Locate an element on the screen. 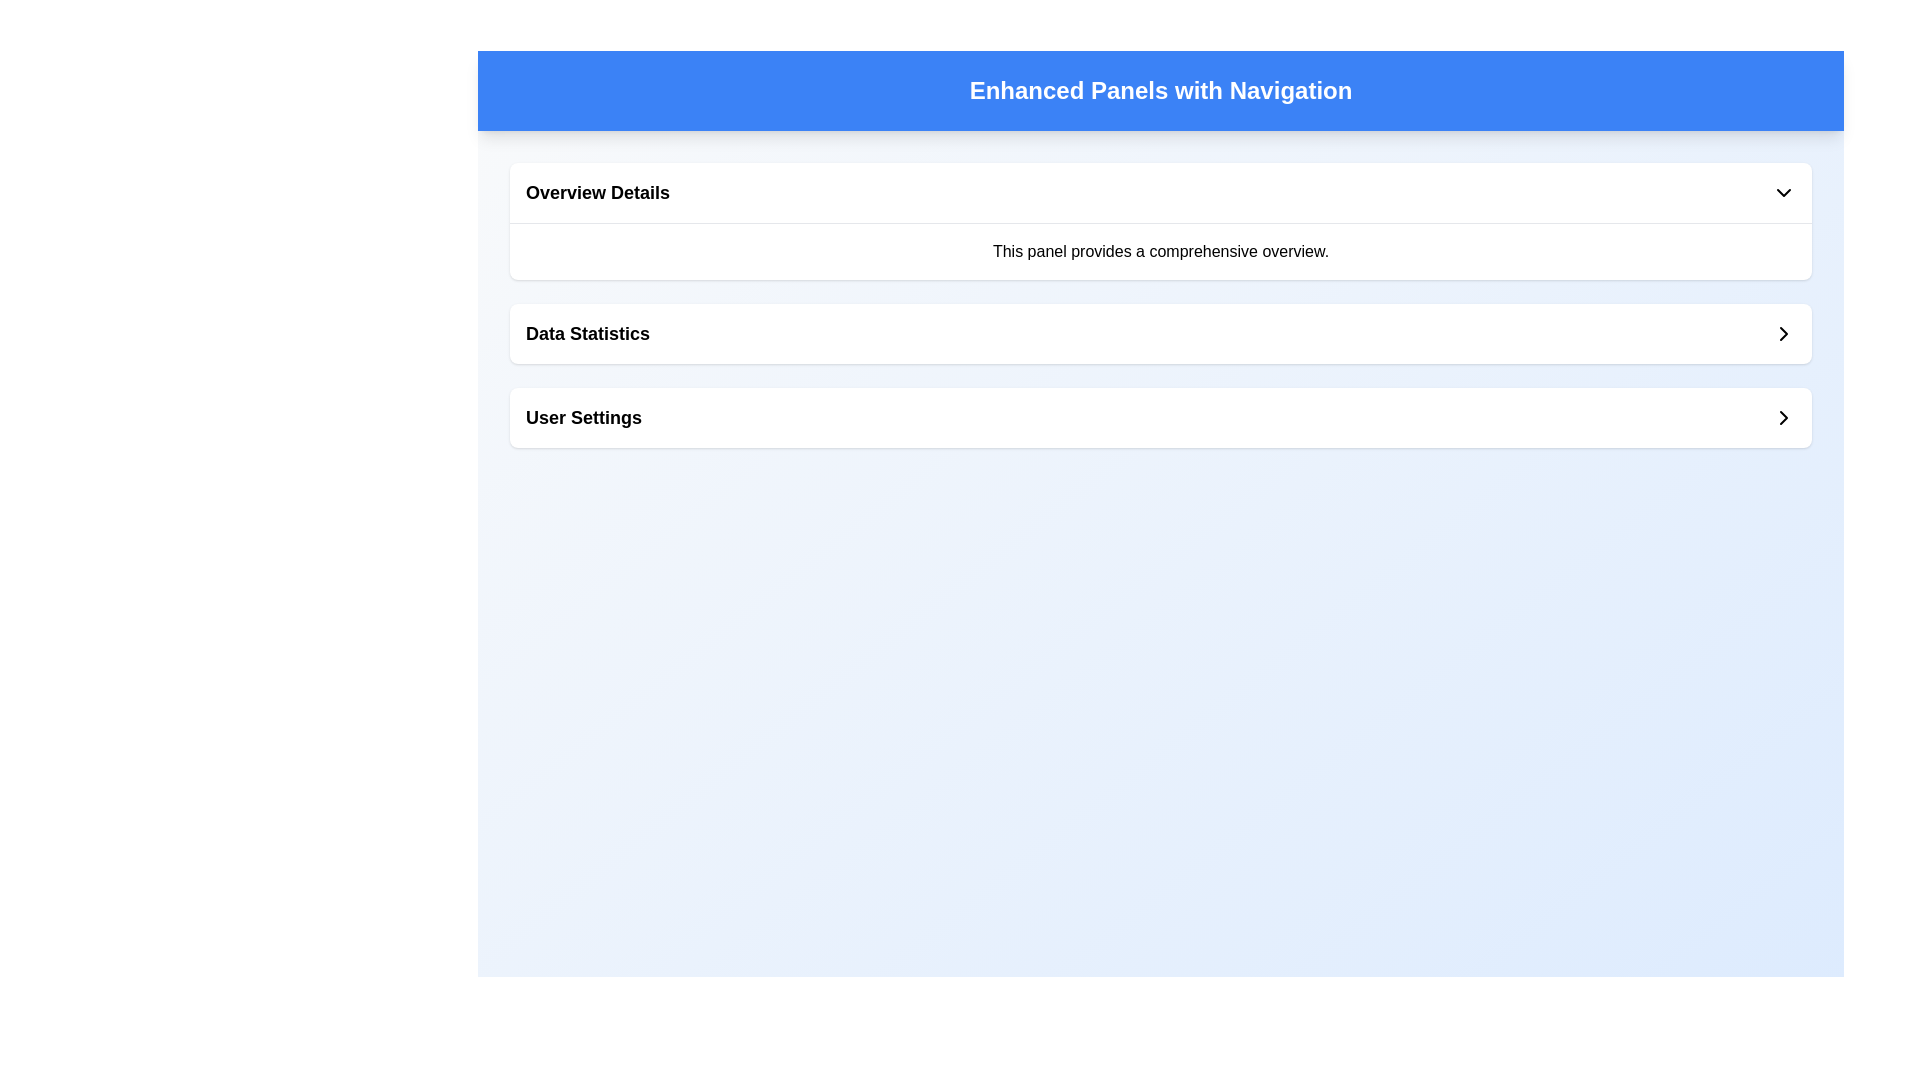  the 'User Settings' text label, which is styled in bold and slightly enlarged font and located on the third row of a vertically-aligned list of options is located at coordinates (583, 416).